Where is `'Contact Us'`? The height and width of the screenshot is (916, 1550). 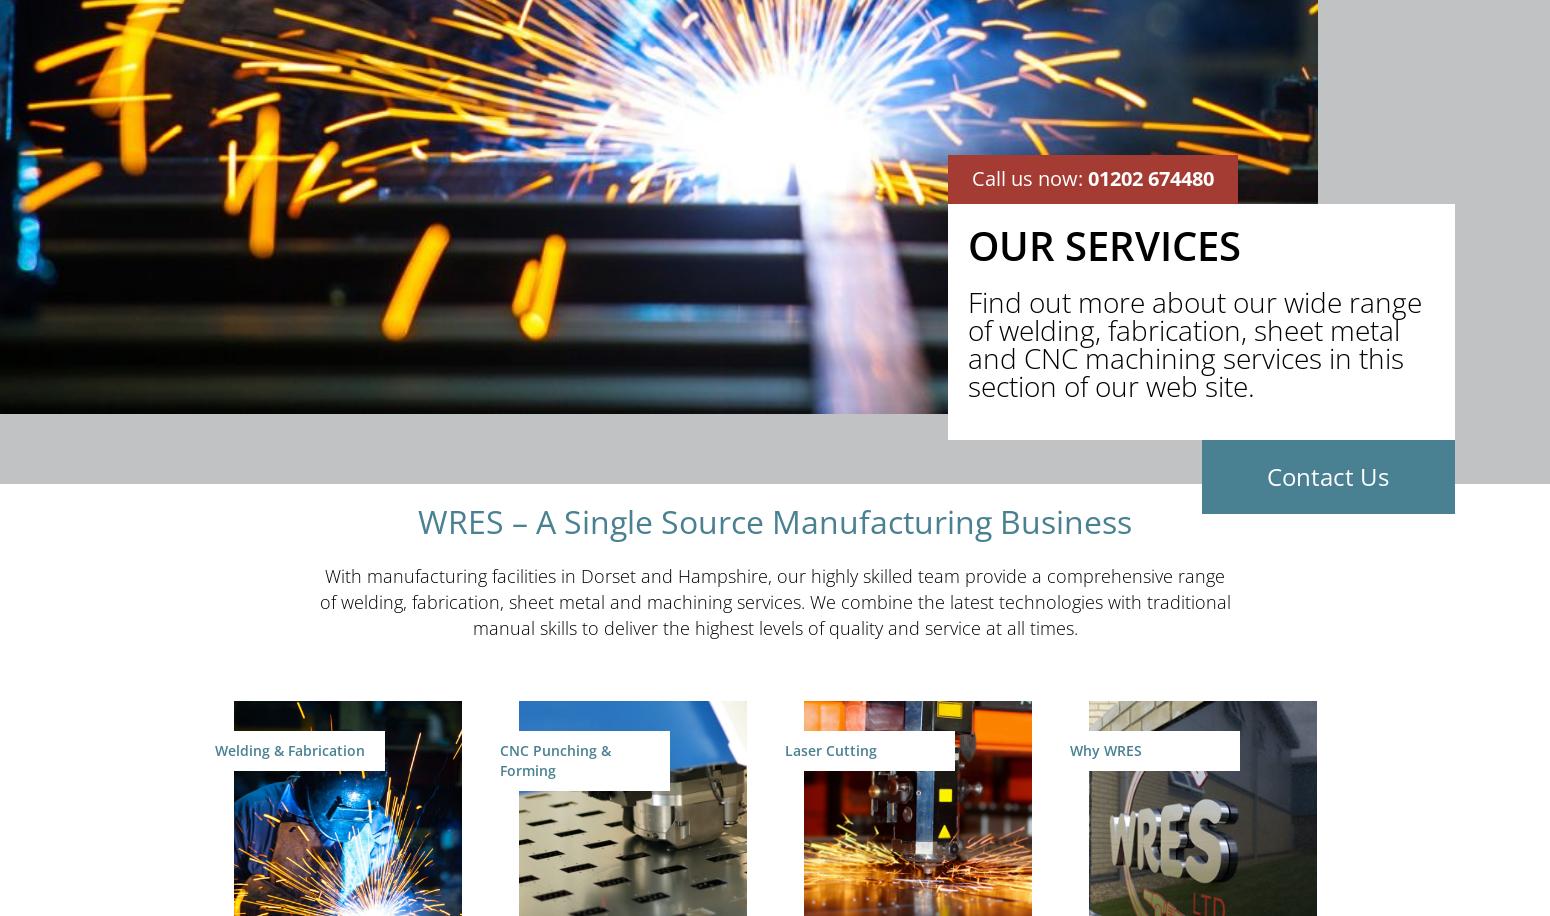
'Contact Us' is located at coordinates (1328, 475).